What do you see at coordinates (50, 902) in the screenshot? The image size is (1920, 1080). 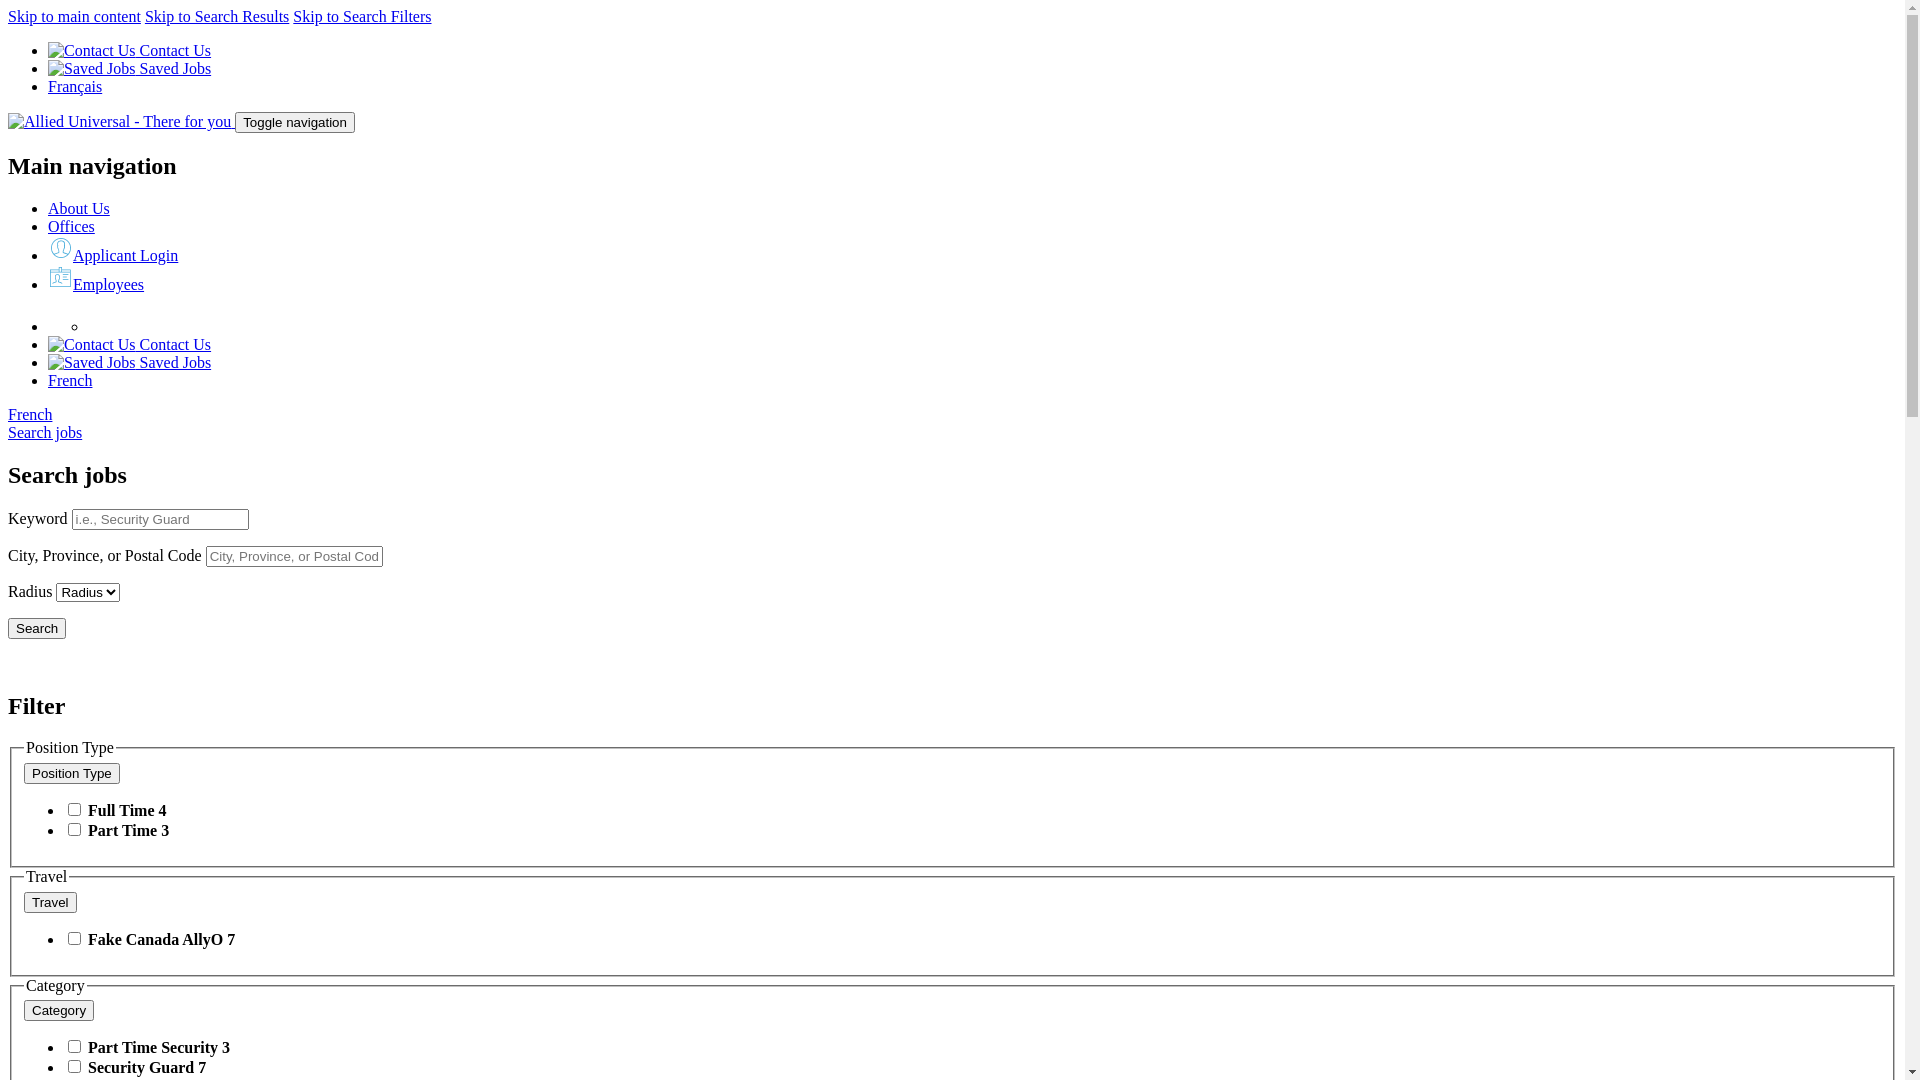 I see `'Travel'` at bounding box center [50, 902].